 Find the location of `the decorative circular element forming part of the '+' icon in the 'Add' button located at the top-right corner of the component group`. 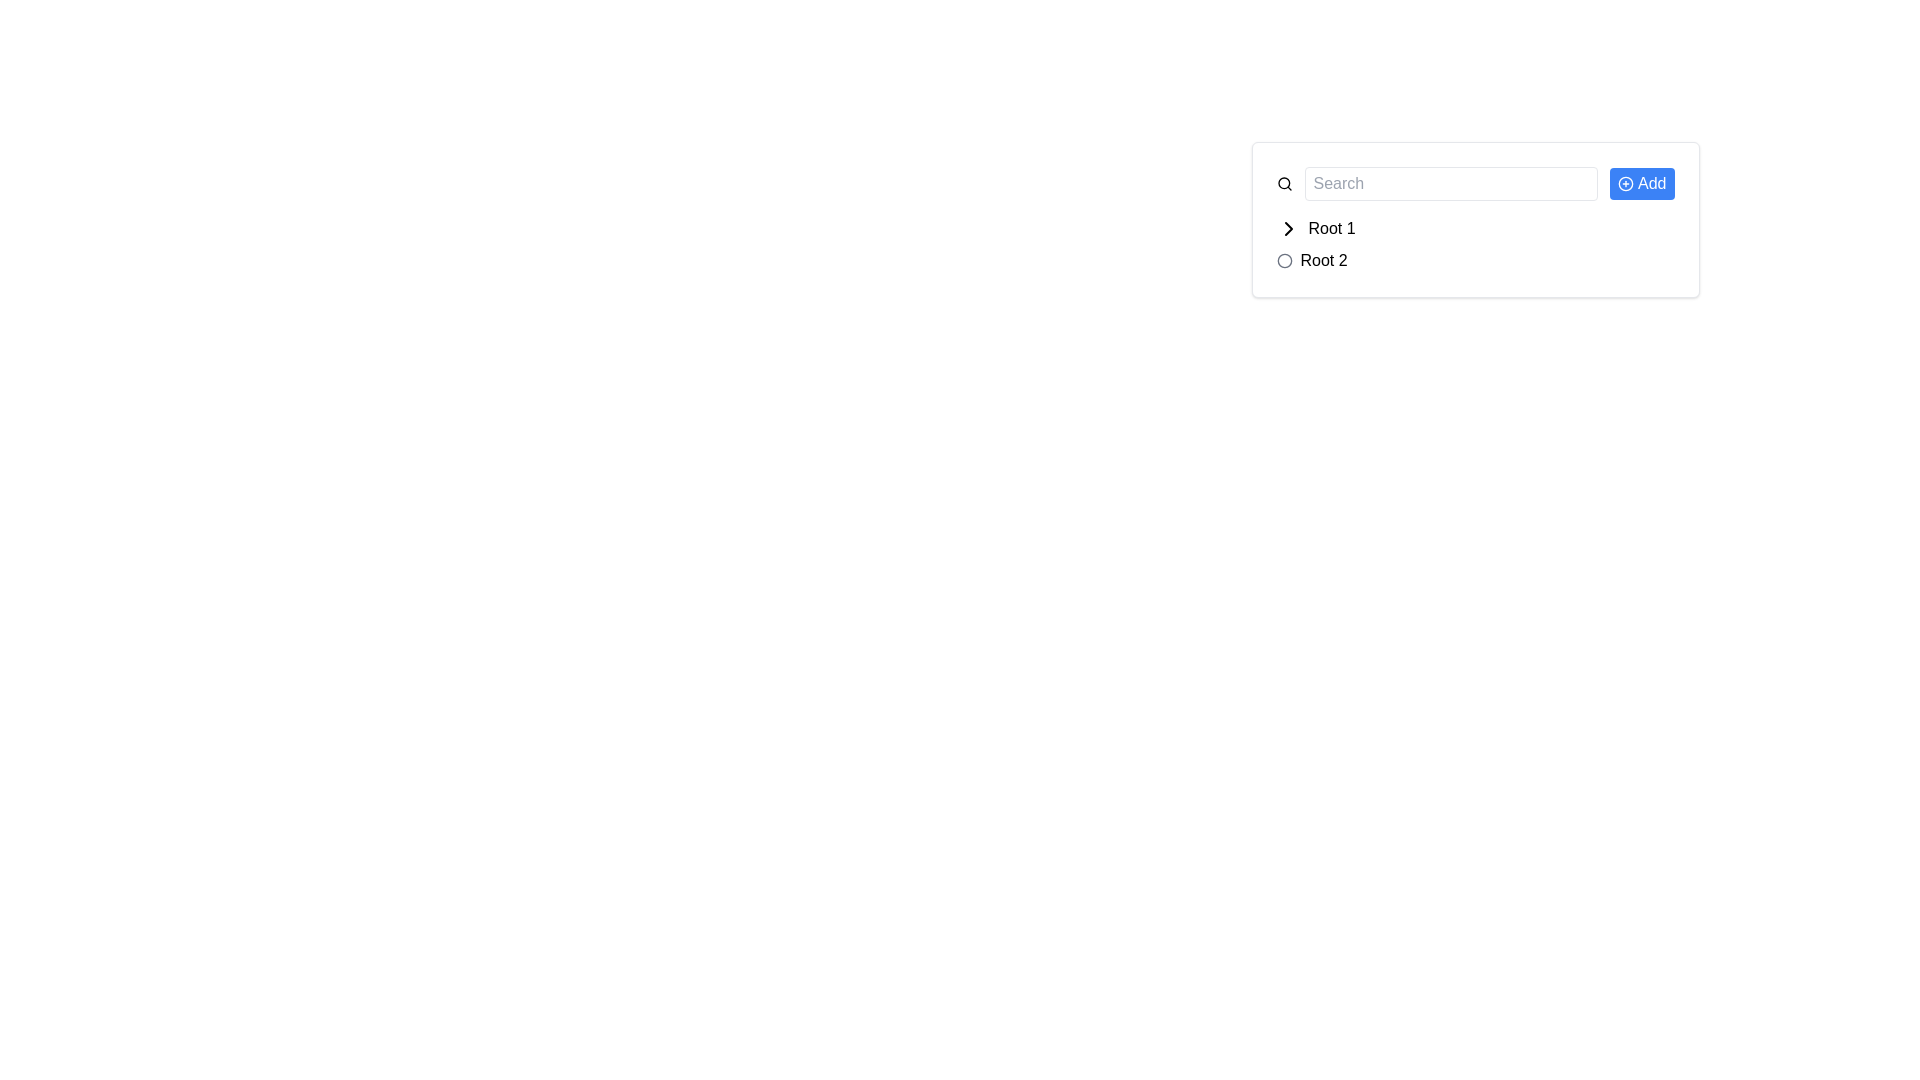

the decorative circular element forming part of the '+' icon in the 'Add' button located at the top-right corner of the component group is located at coordinates (1626, 184).